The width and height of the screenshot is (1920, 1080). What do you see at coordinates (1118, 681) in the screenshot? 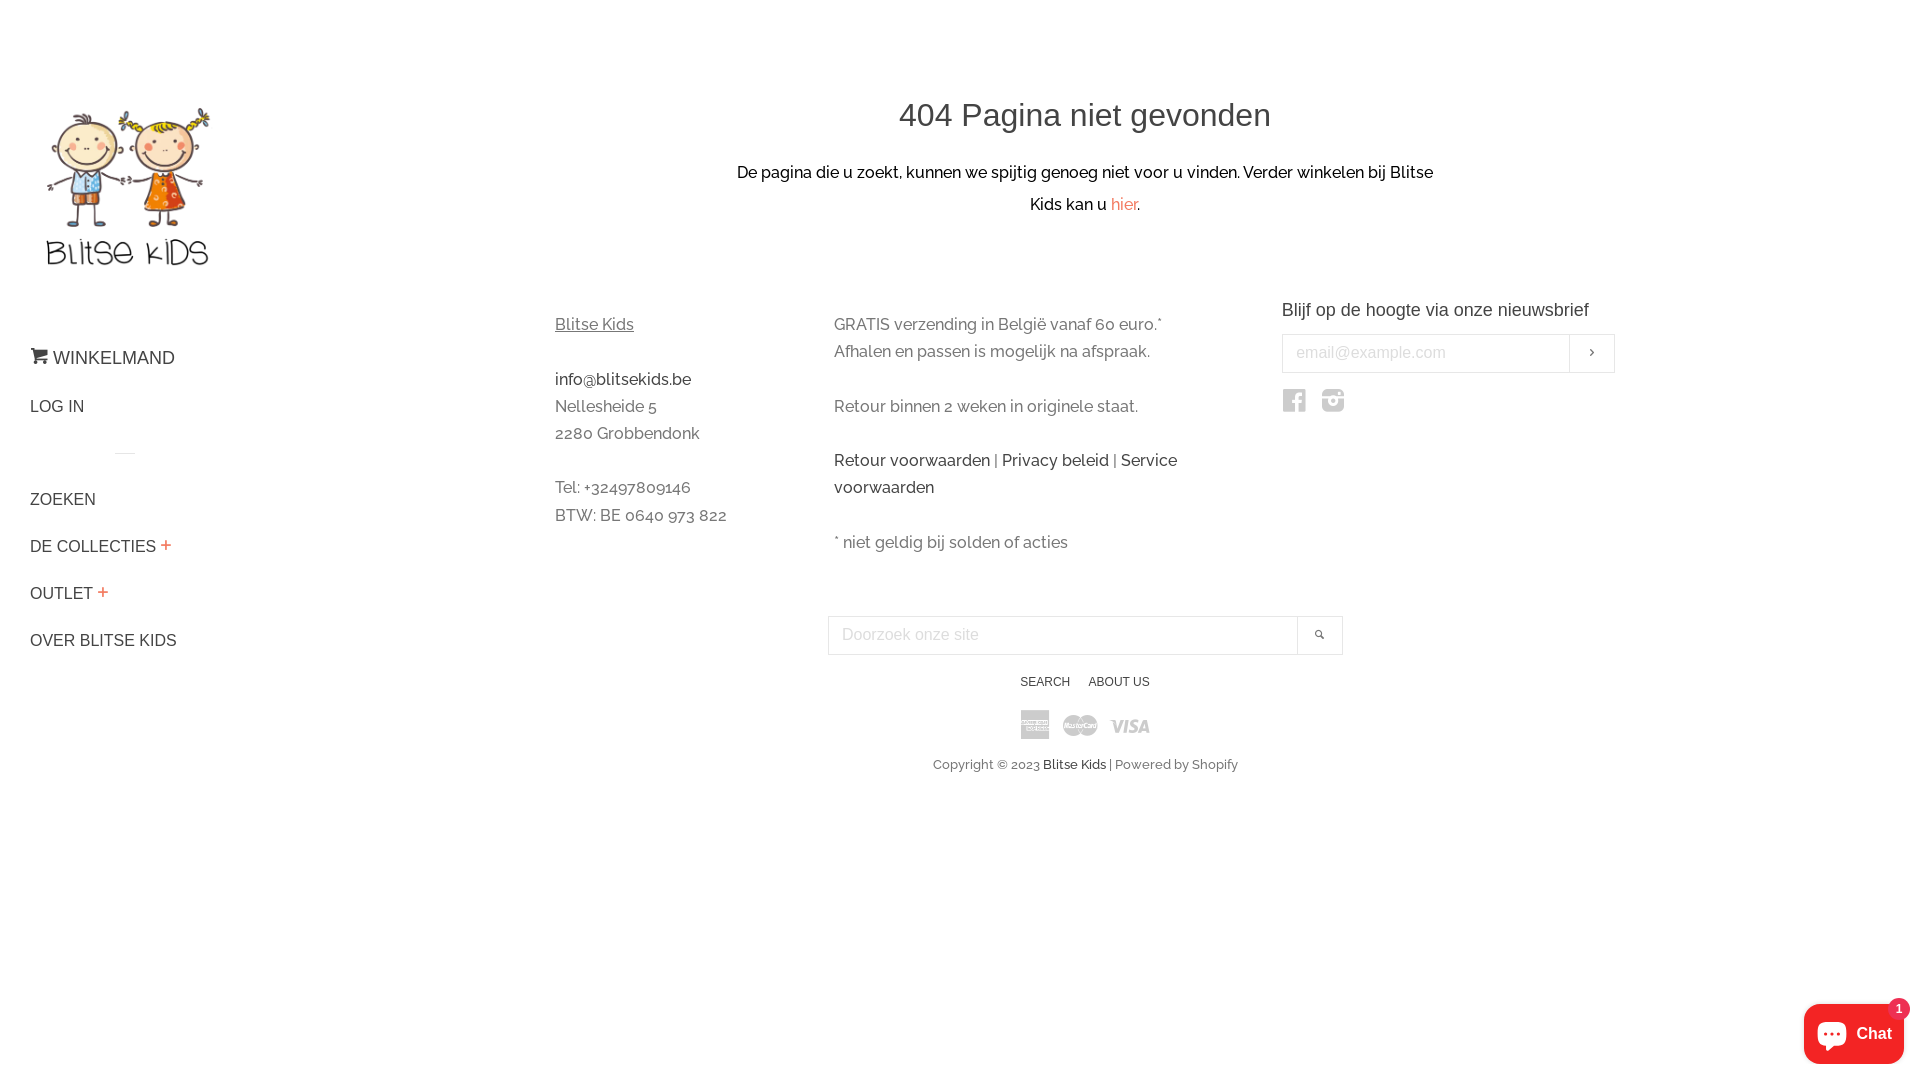
I see `'ABOUT US'` at bounding box center [1118, 681].